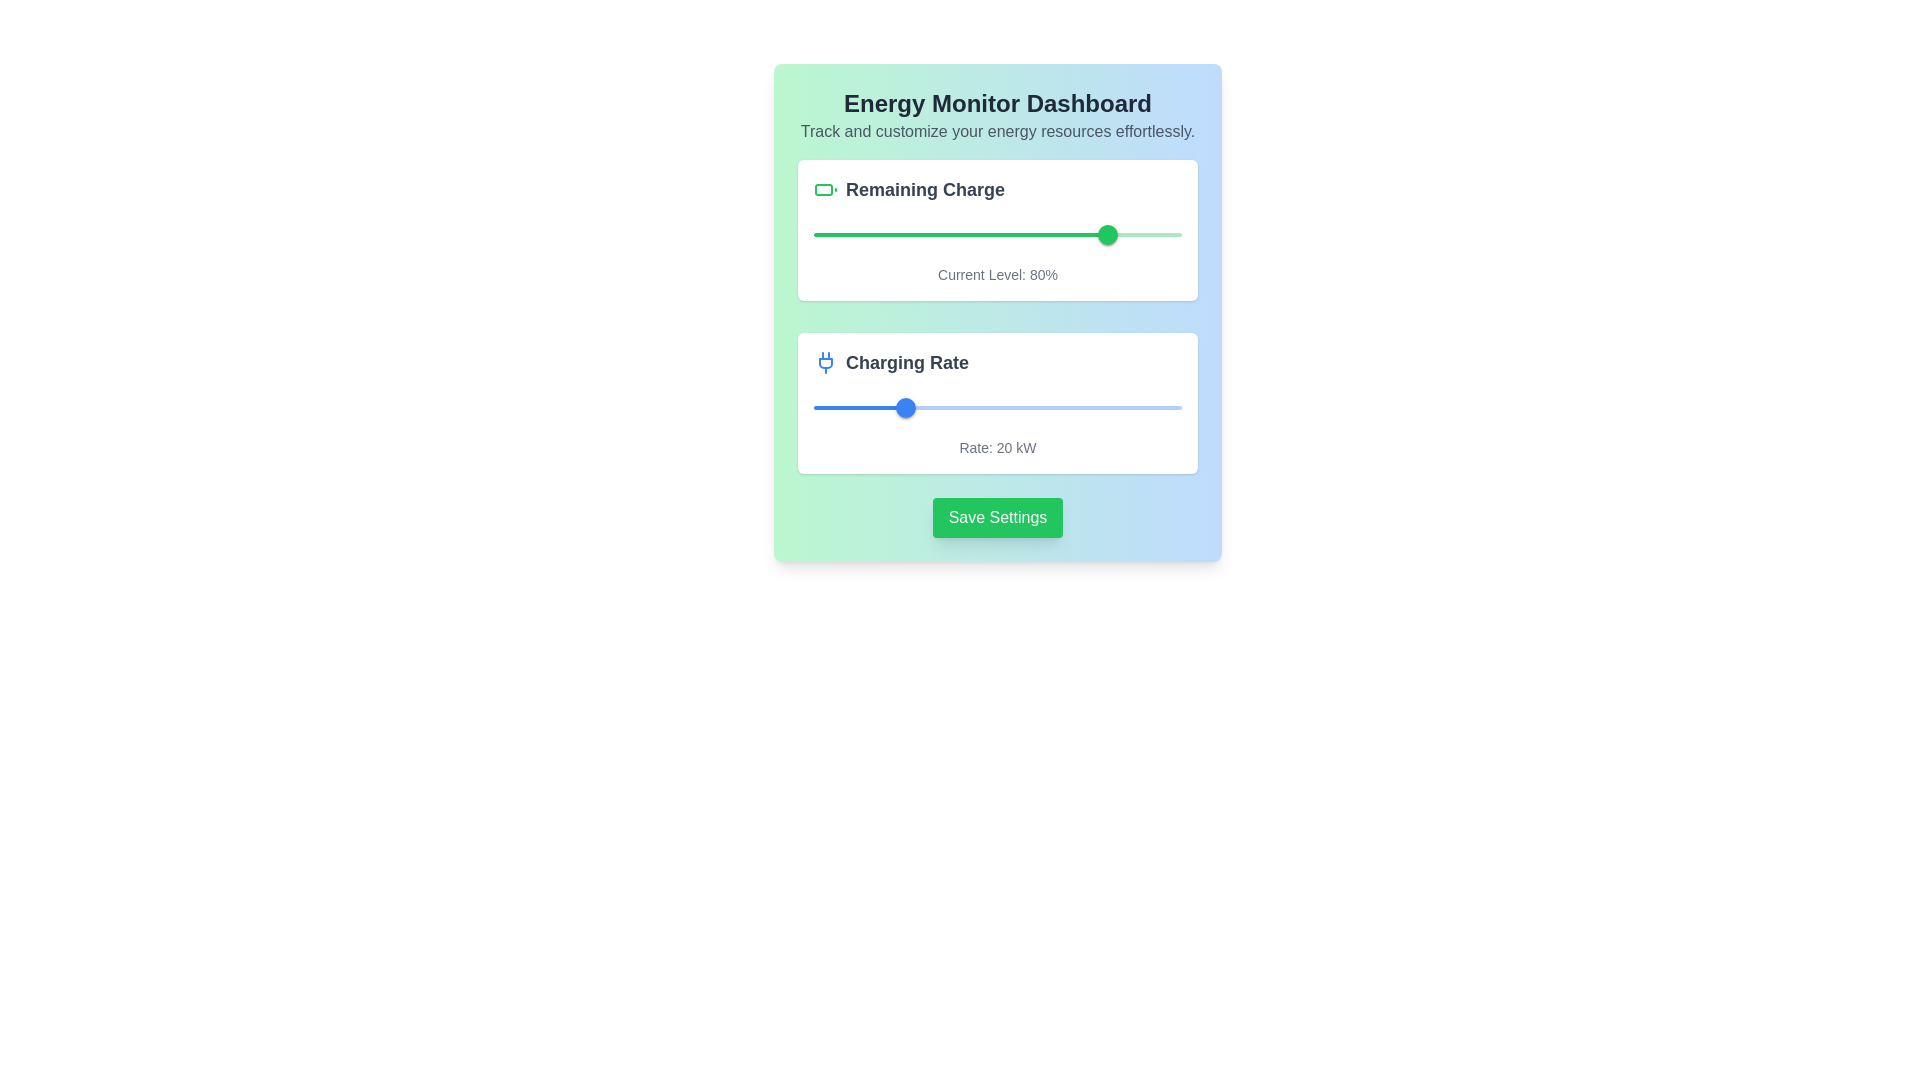 The width and height of the screenshot is (1920, 1080). I want to click on the battery icon located at the top-left of the 'Remaining Charge' section, preceding the text title 'Remaining Charge', so click(825, 189).